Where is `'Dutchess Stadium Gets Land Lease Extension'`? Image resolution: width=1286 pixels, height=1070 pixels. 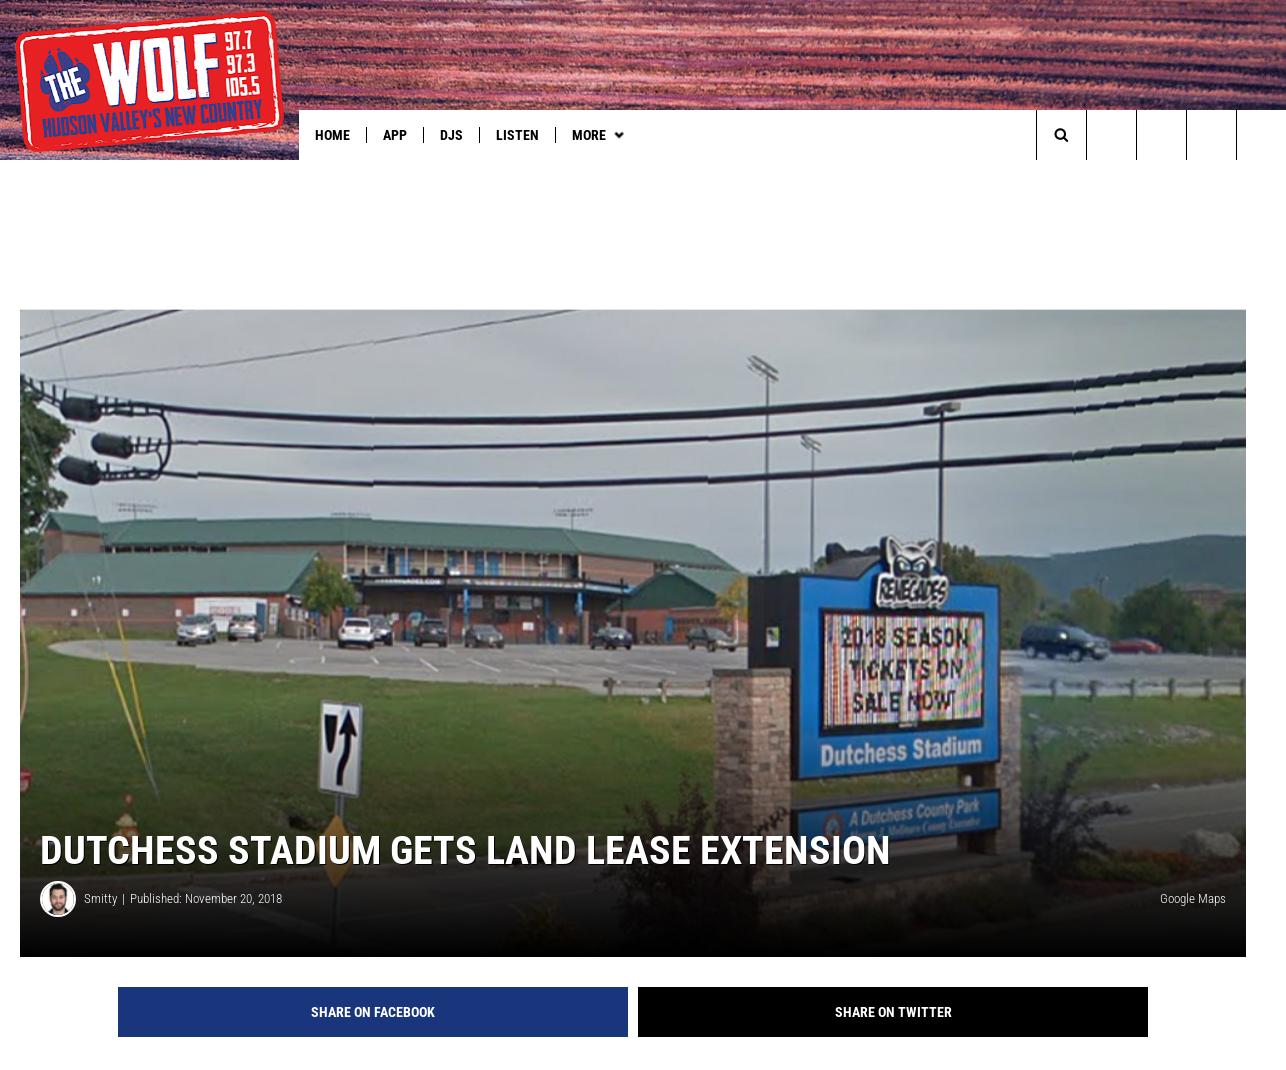 'Dutchess Stadium Gets Land Lease Extension' is located at coordinates (464, 882).